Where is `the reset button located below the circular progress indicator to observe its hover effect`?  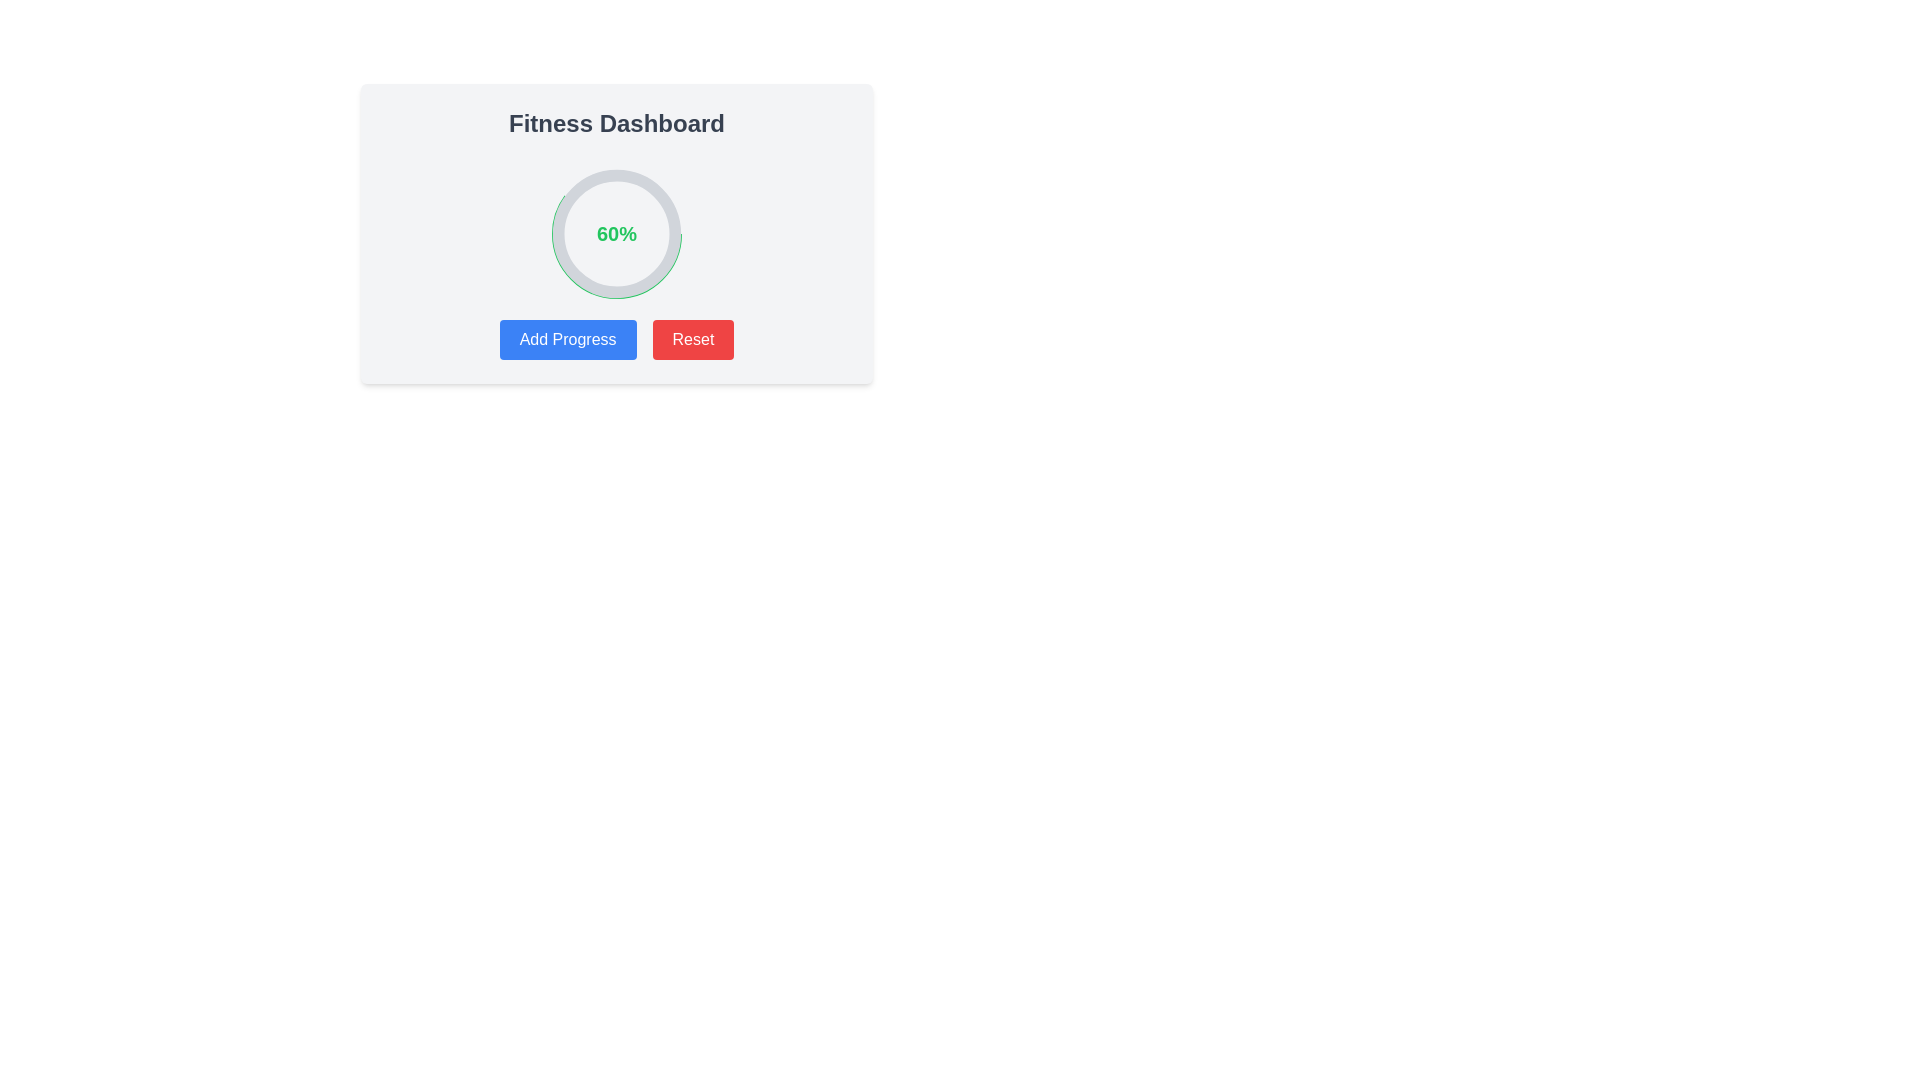 the reset button located below the circular progress indicator to observe its hover effect is located at coordinates (693, 338).